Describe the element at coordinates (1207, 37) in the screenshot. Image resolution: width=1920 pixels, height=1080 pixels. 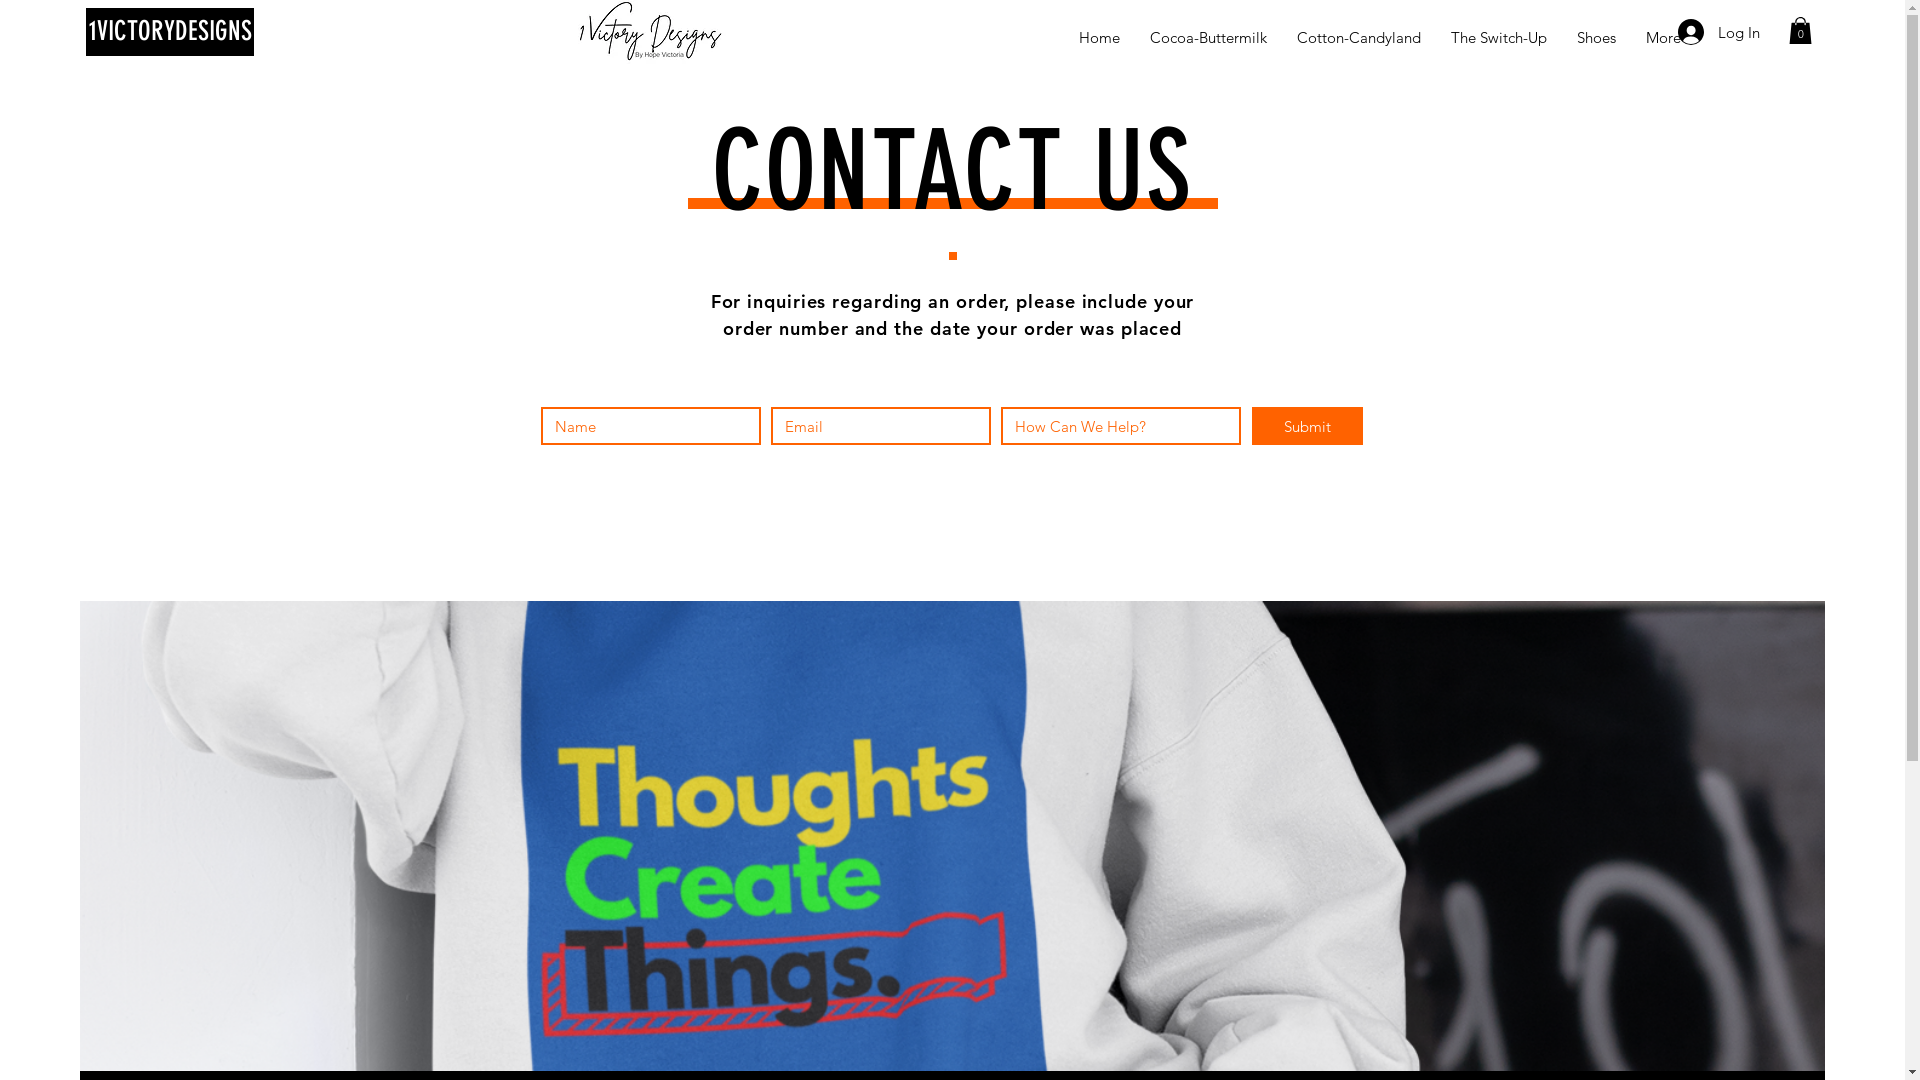
I see `'Cocoa-Buttermilk'` at that location.